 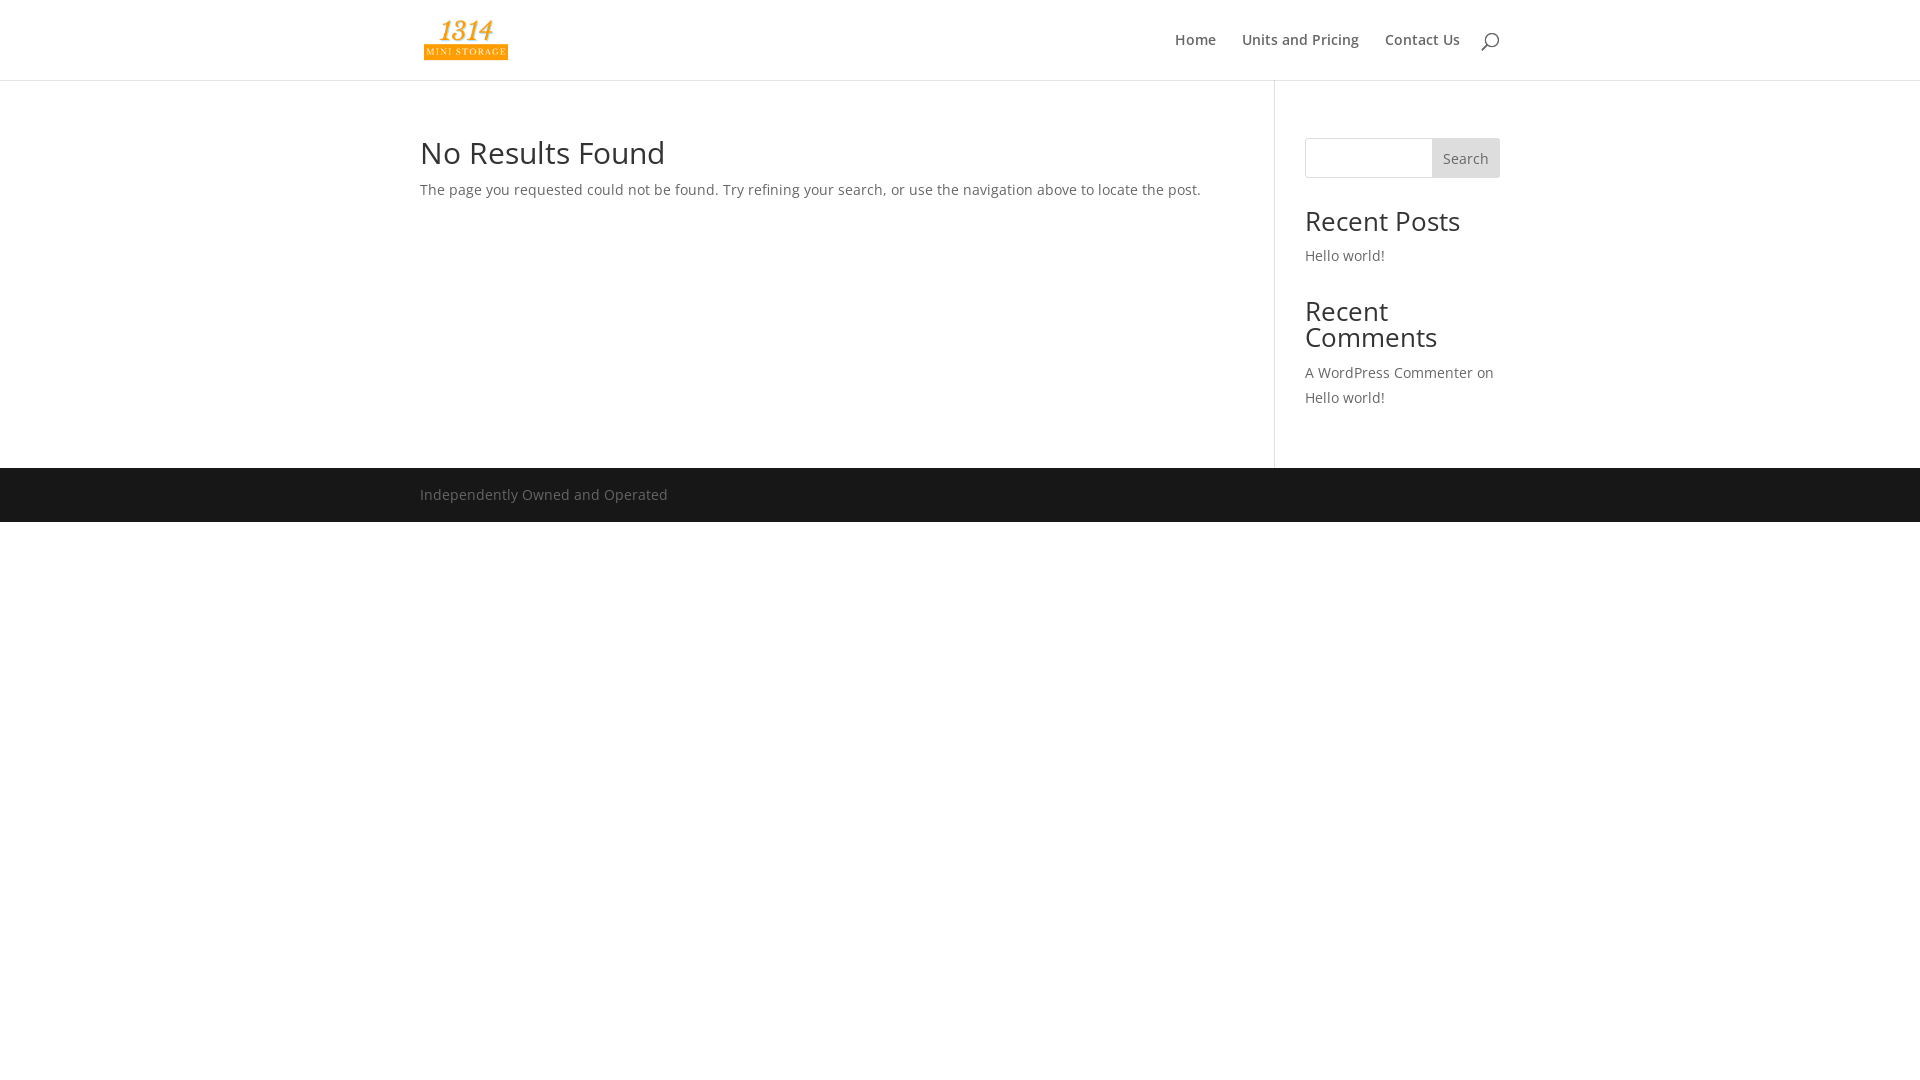 I want to click on 'Hello world!', so click(x=1305, y=397).